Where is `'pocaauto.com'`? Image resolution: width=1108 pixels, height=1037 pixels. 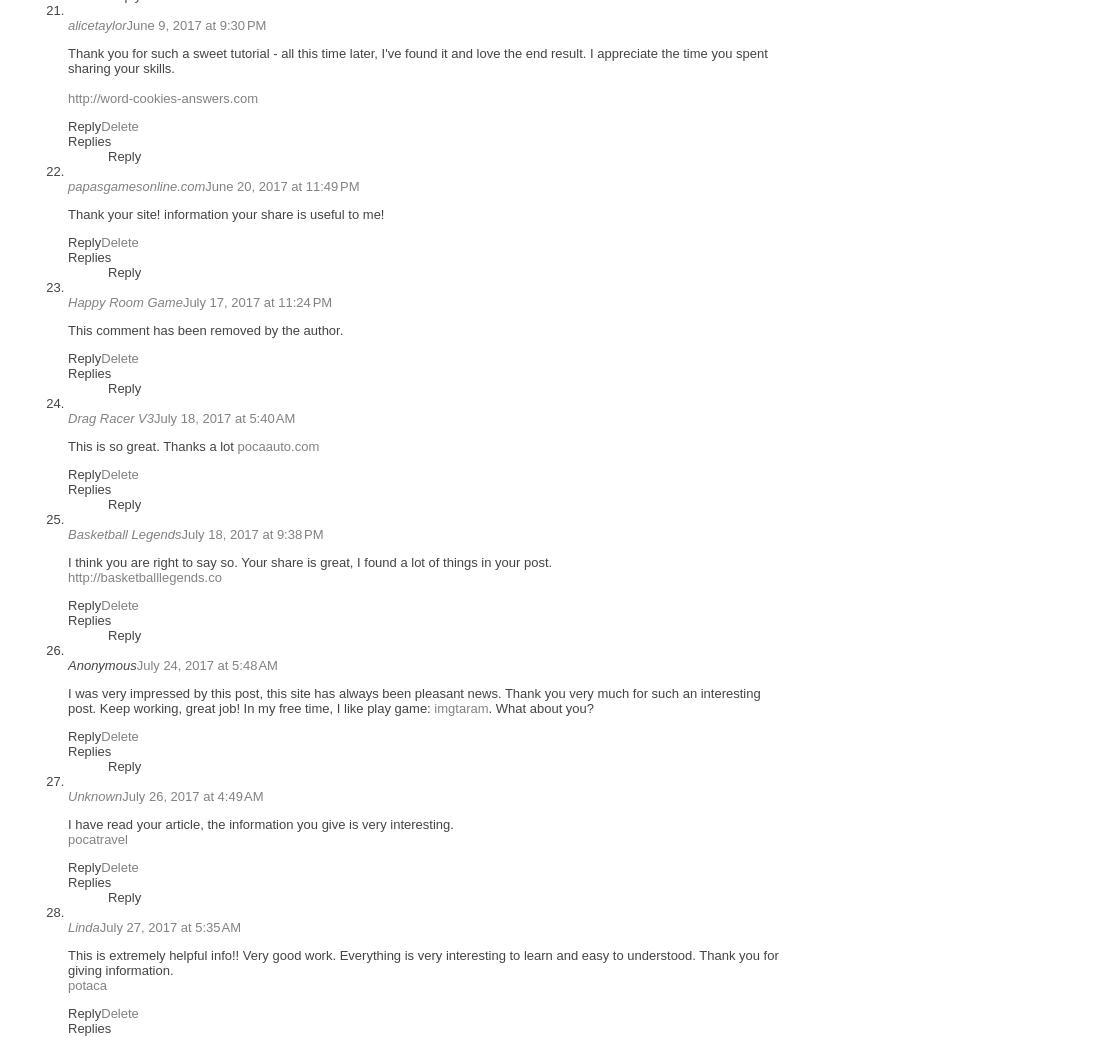
'pocaauto.com' is located at coordinates (277, 445).